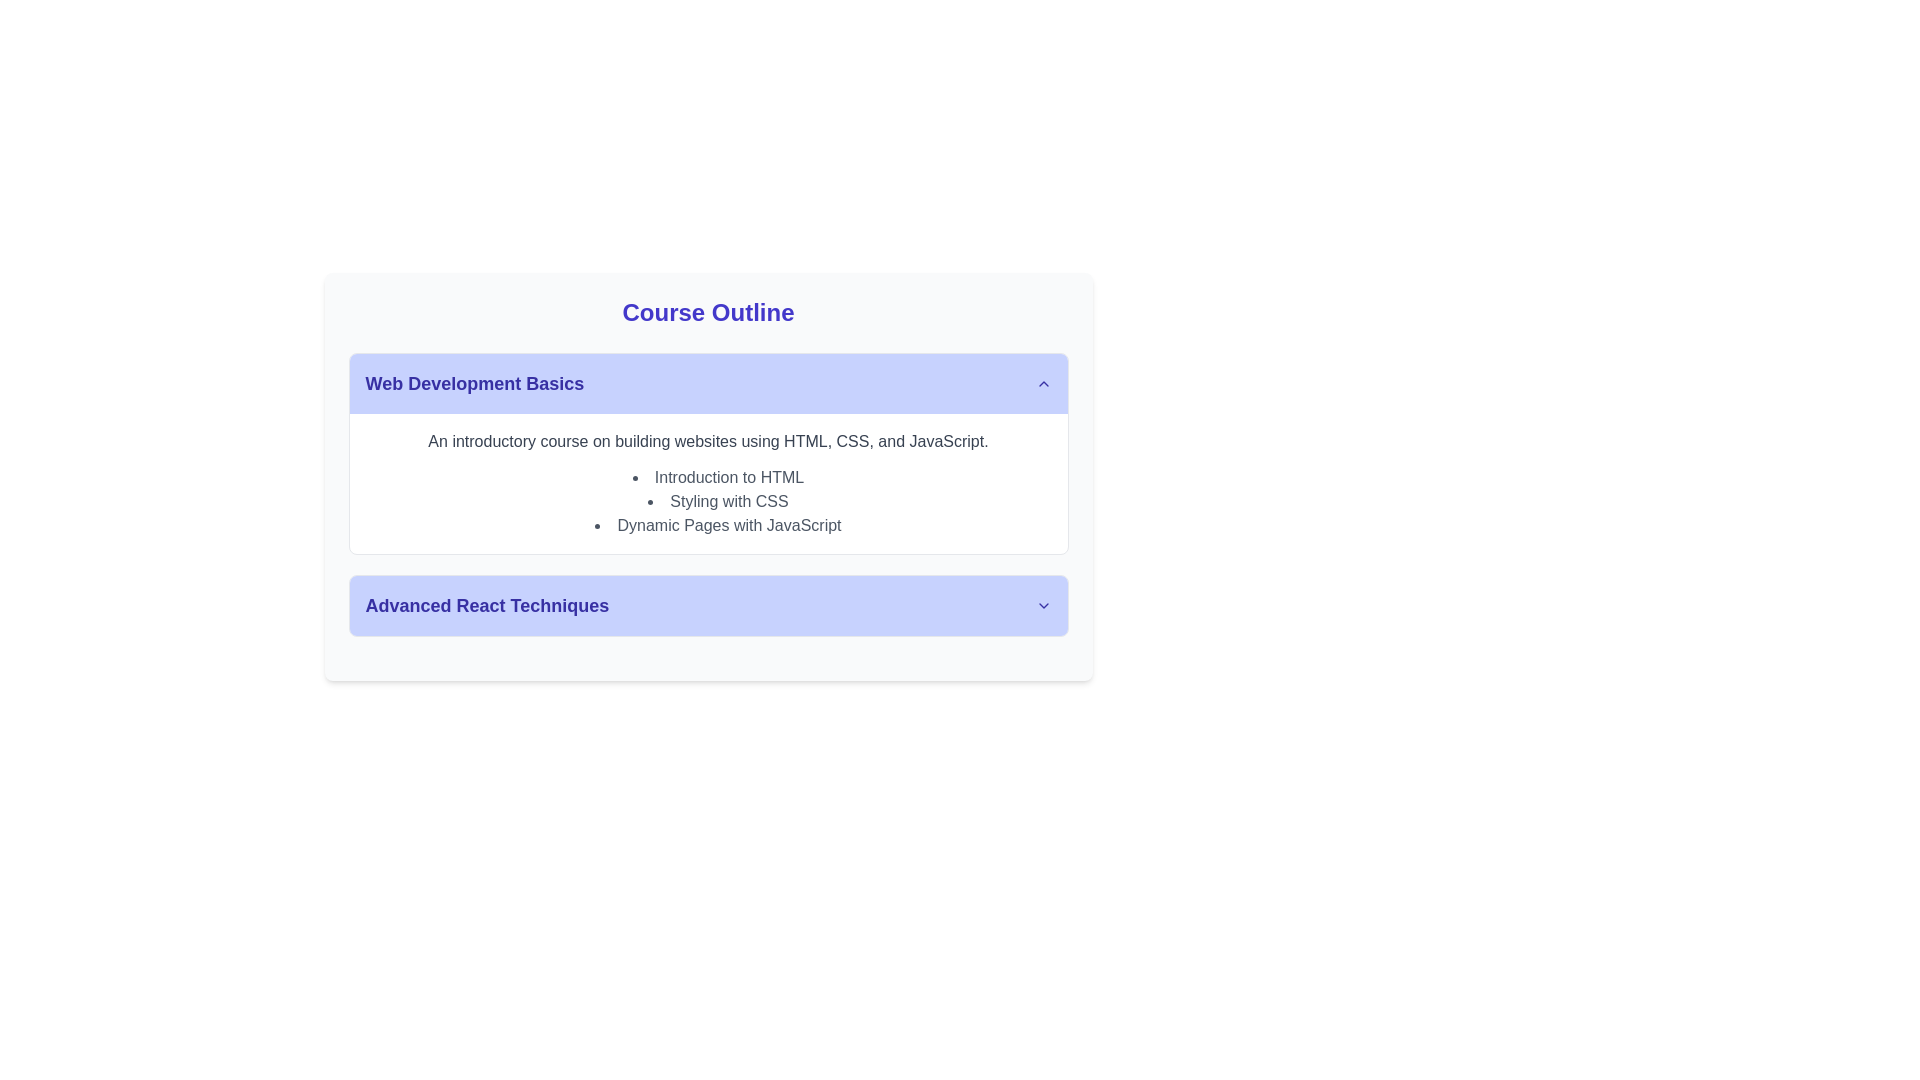 The height and width of the screenshot is (1080, 1920). What do you see at coordinates (708, 312) in the screenshot?
I see `the 'Course Outline' text element, which is styled with a bold, large font in deep indigo color and is positioned centrally at the top of the panel layout` at bounding box center [708, 312].